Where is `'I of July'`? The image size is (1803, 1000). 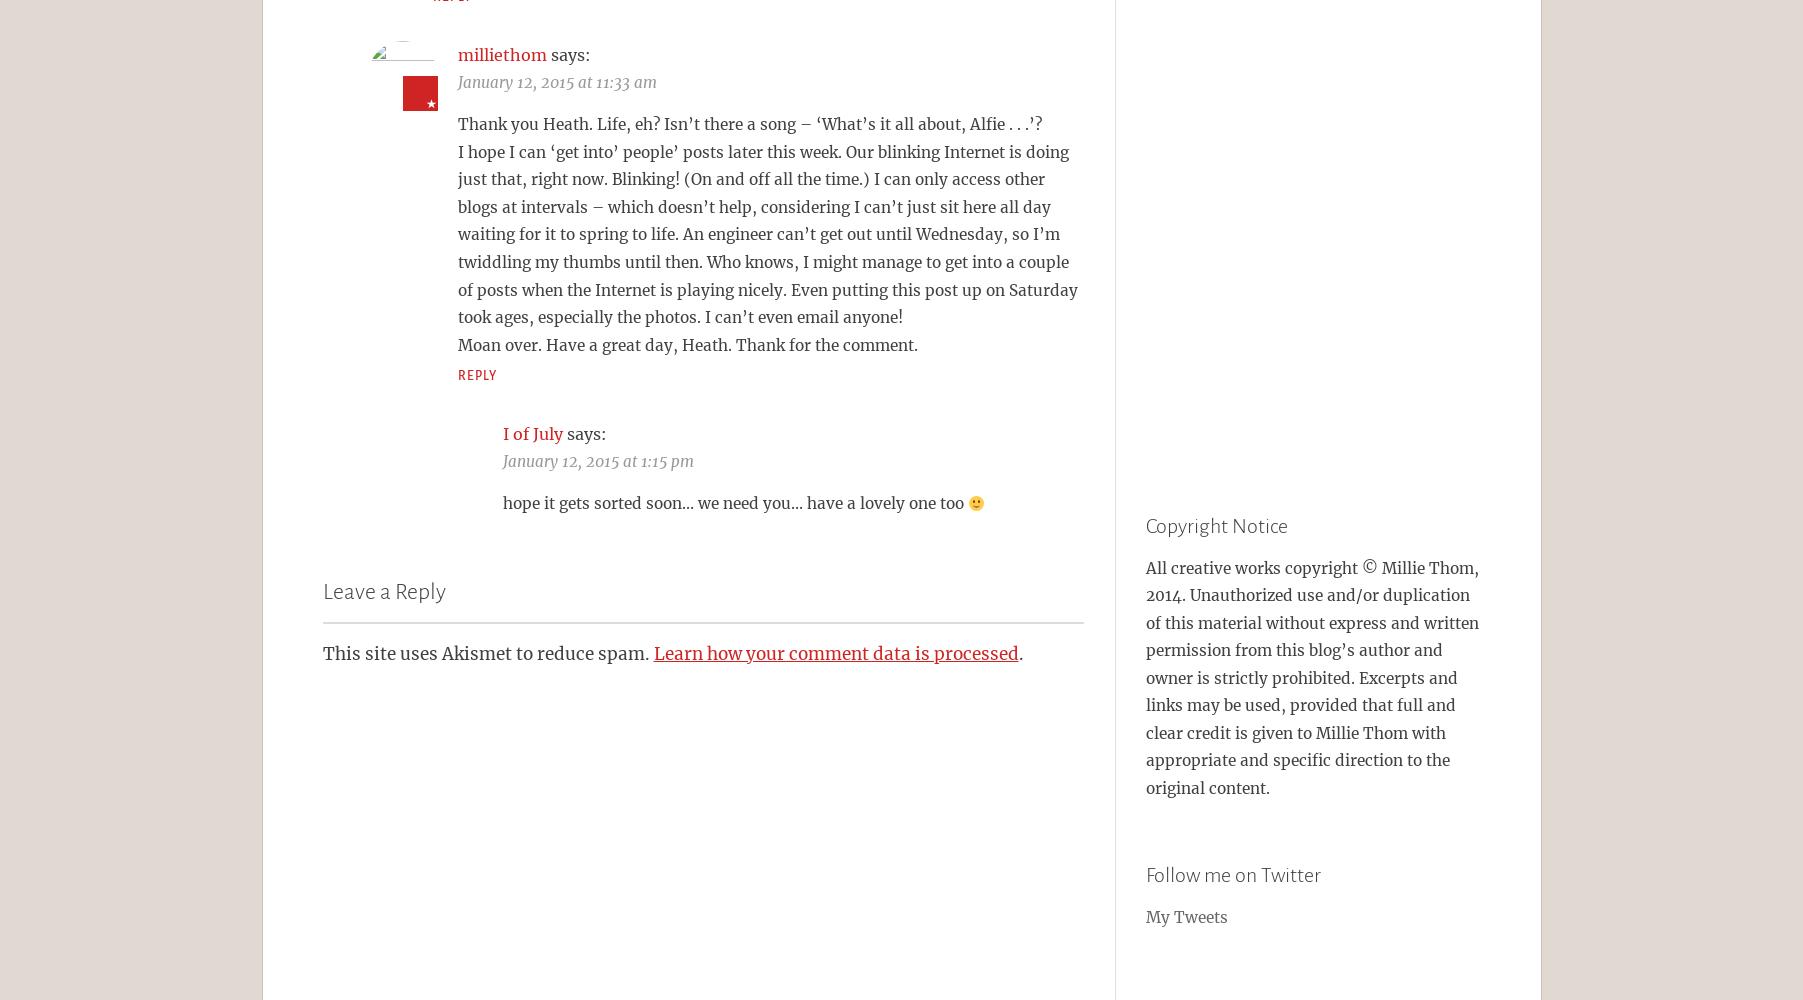
'I of July' is located at coordinates (500, 433).